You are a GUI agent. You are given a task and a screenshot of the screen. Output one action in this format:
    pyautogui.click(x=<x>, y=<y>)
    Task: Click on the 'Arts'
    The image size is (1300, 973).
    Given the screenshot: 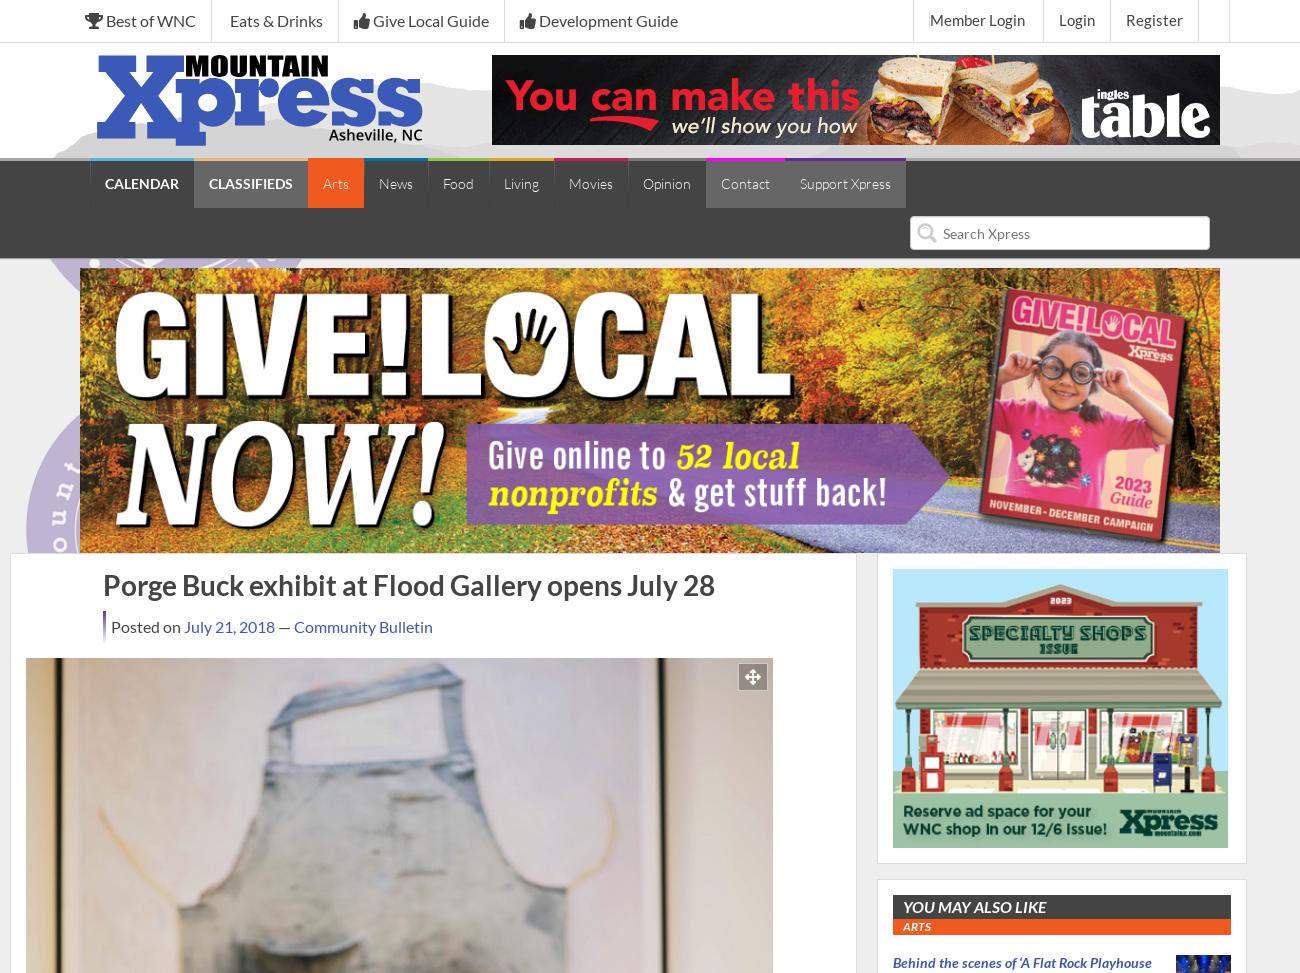 What is the action you would take?
    pyautogui.click(x=335, y=183)
    